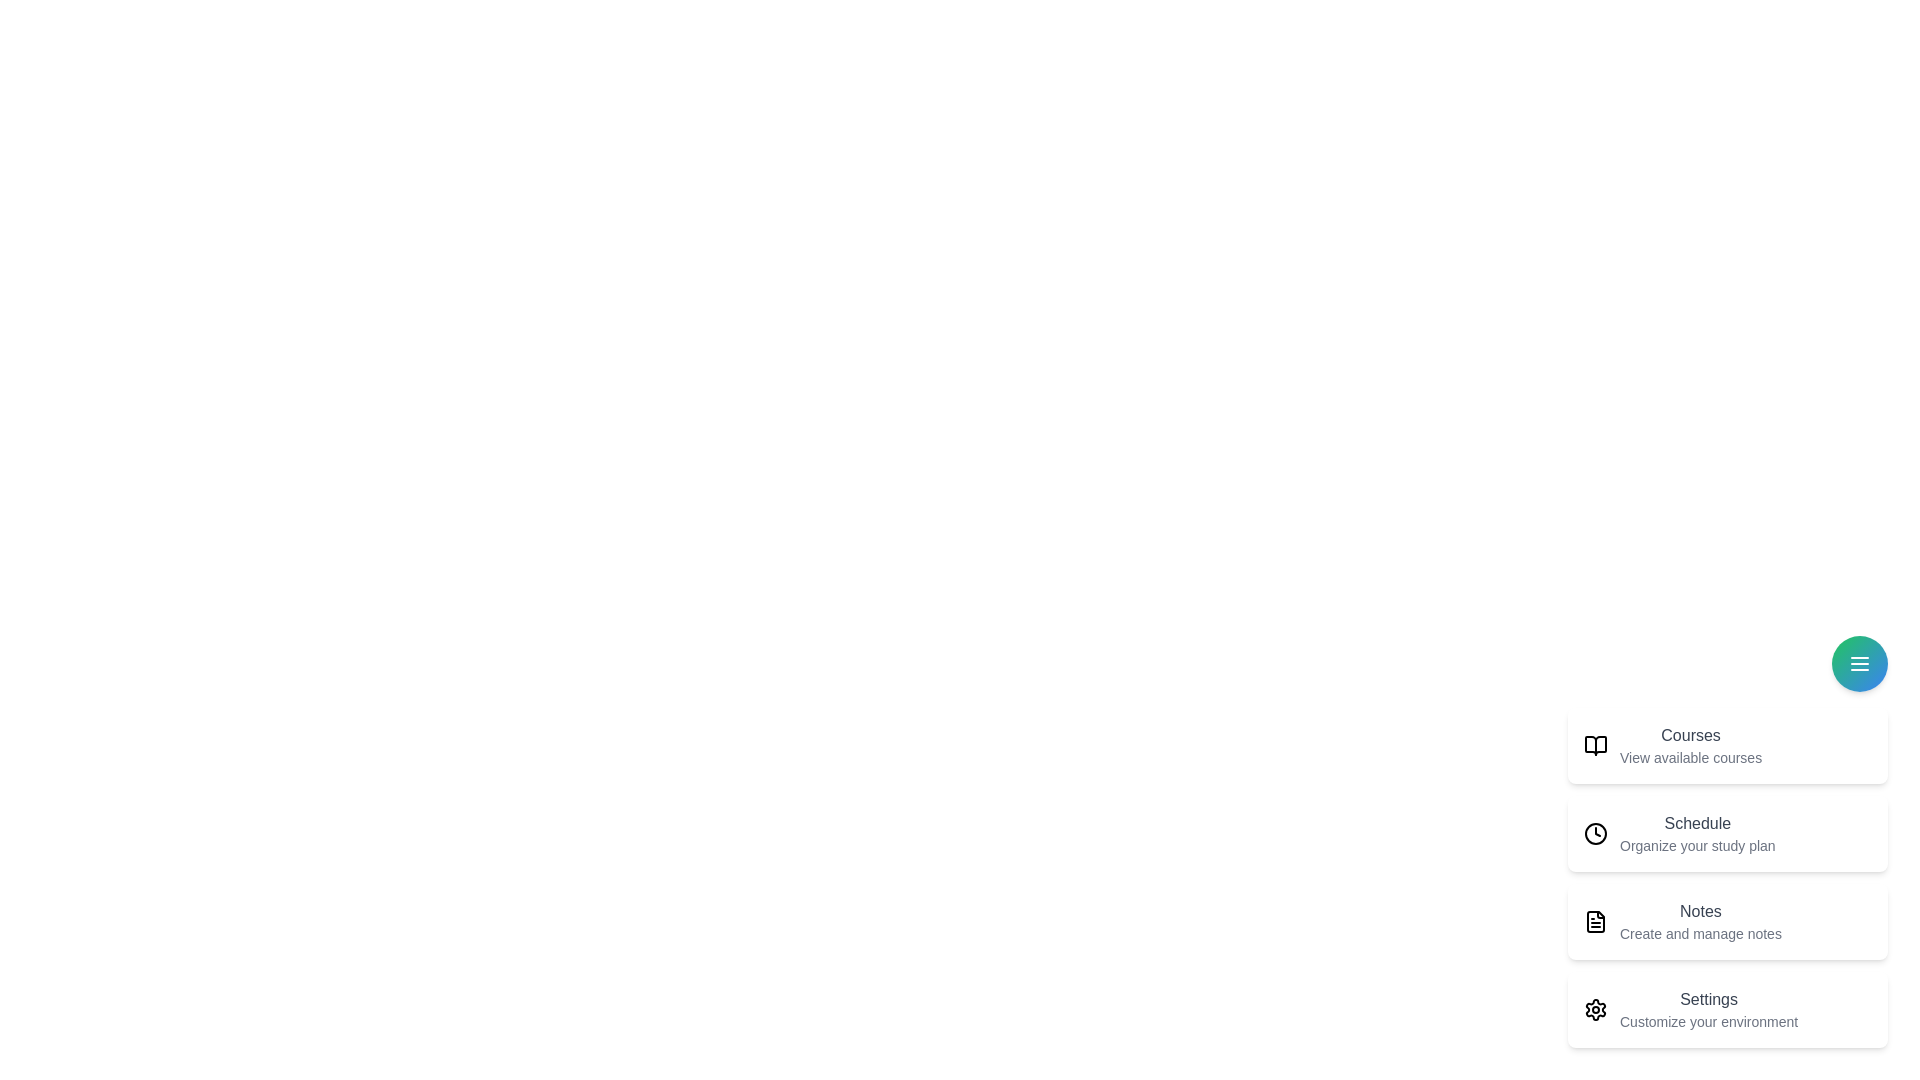 Image resolution: width=1920 pixels, height=1080 pixels. Describe the element at coordinates (1727, 745) in the screenshot. I see `the menu item Courses in the speed dial` at that location.